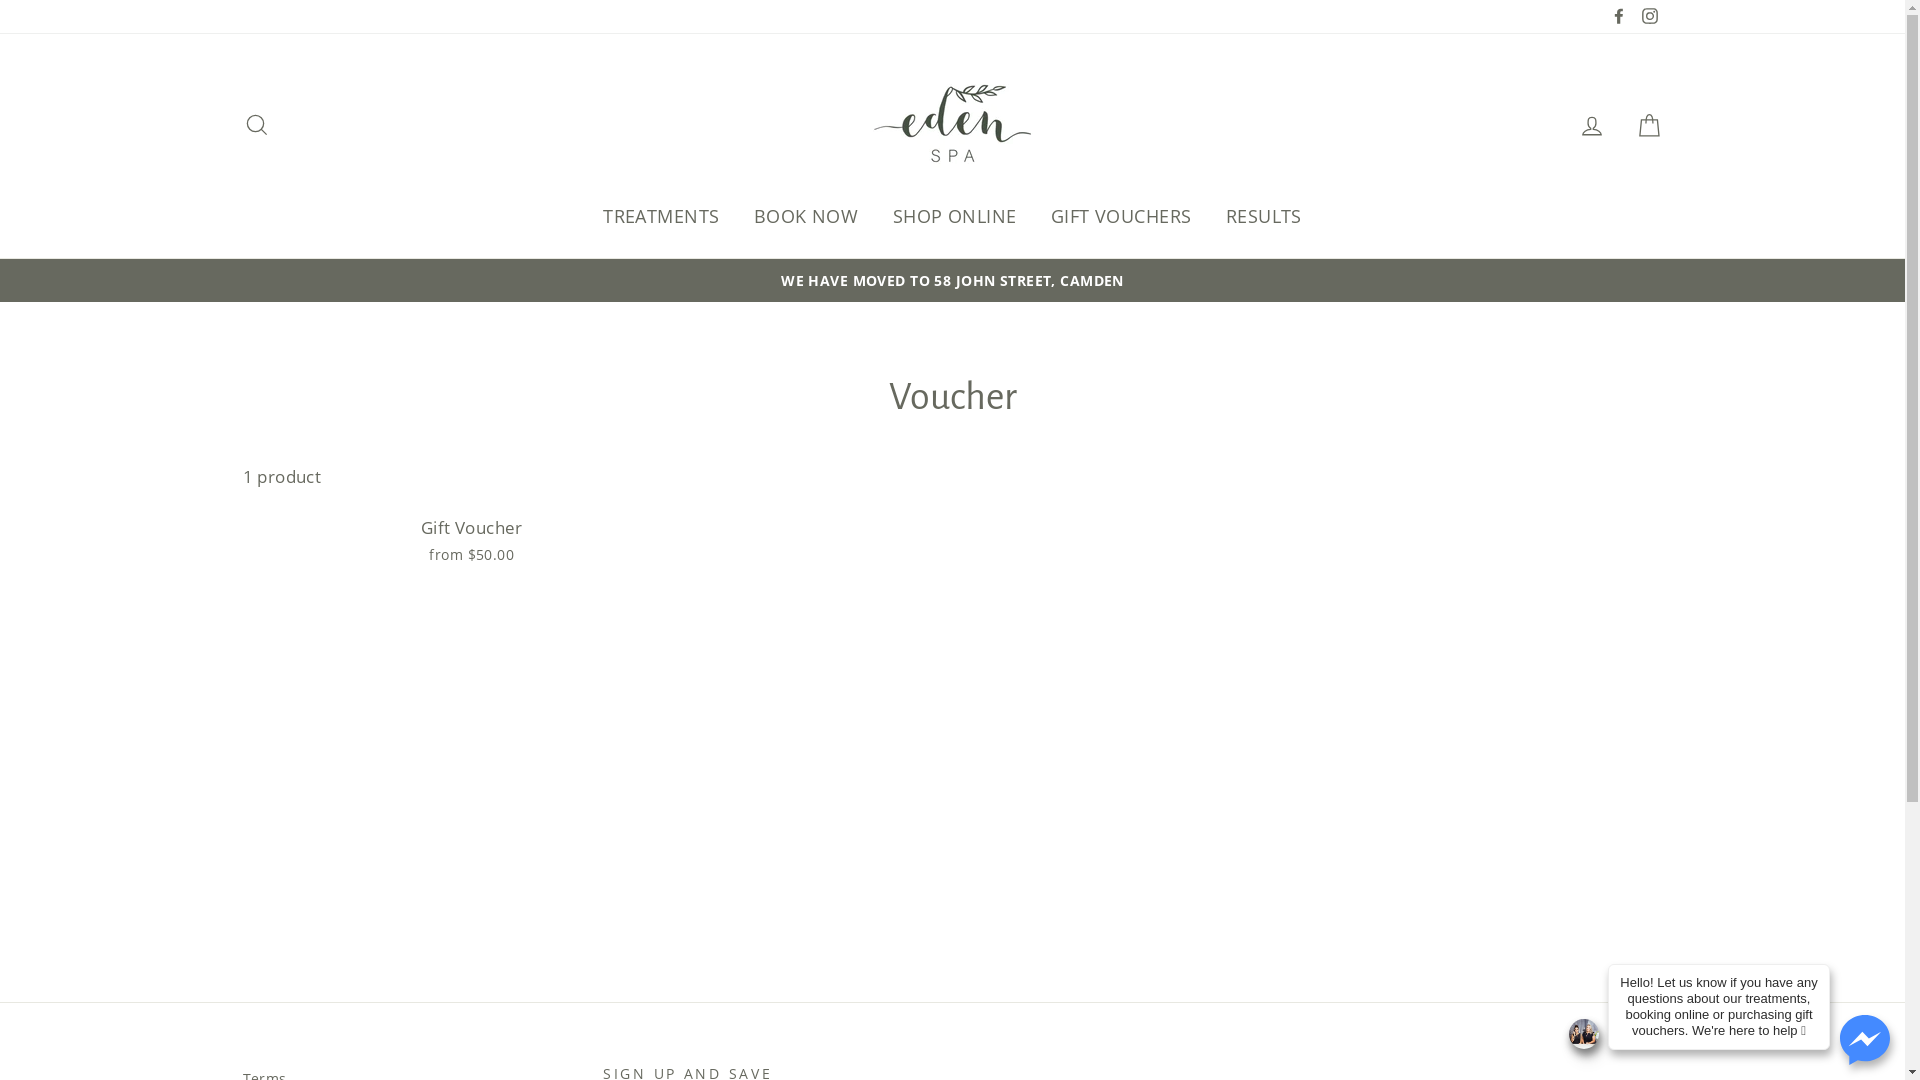 The image size is (1920, 1080). What do you see at coordinates (806, 216) in the screenshot?
I see `'BOOK NOW'` at bounding box center [806, 216].